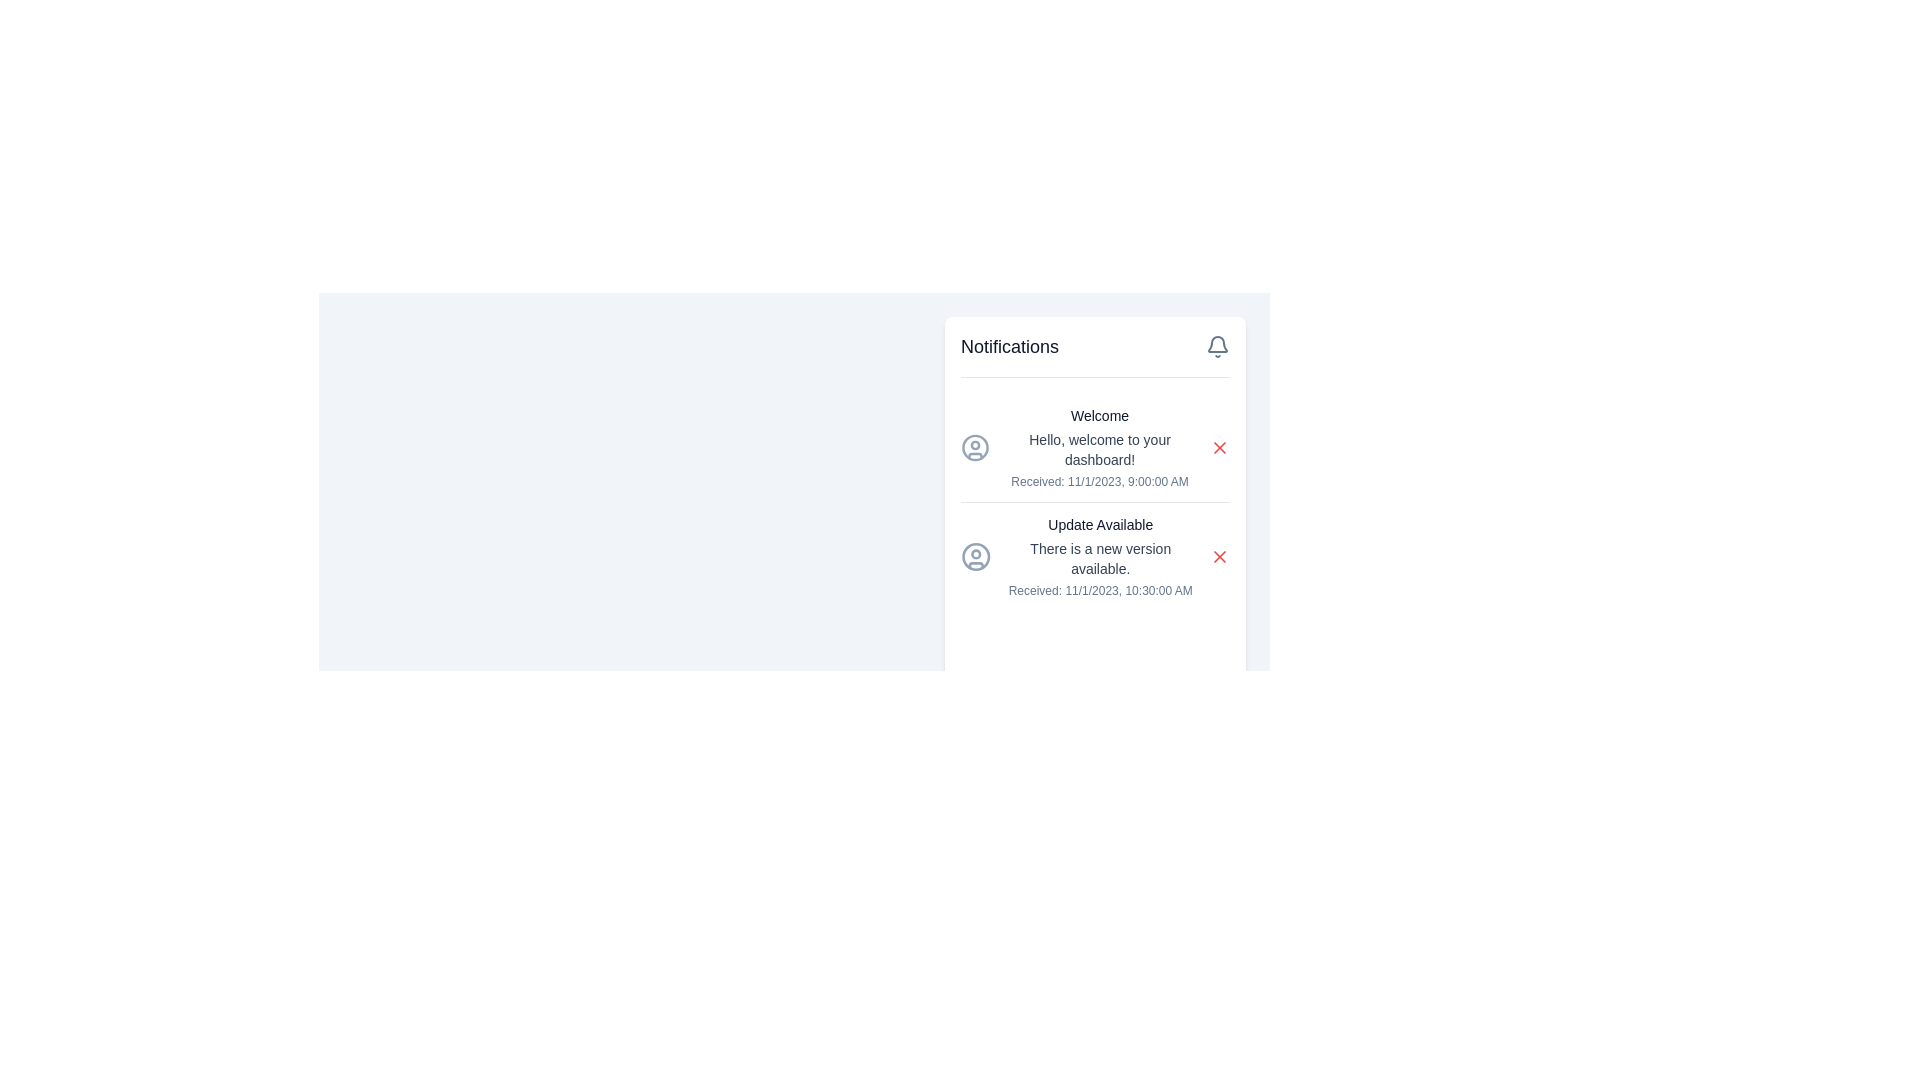 The height and width of the screenshot is (1080, 1920). I want to click on the second red cross icon in the notification panel, so click(1218, 556).